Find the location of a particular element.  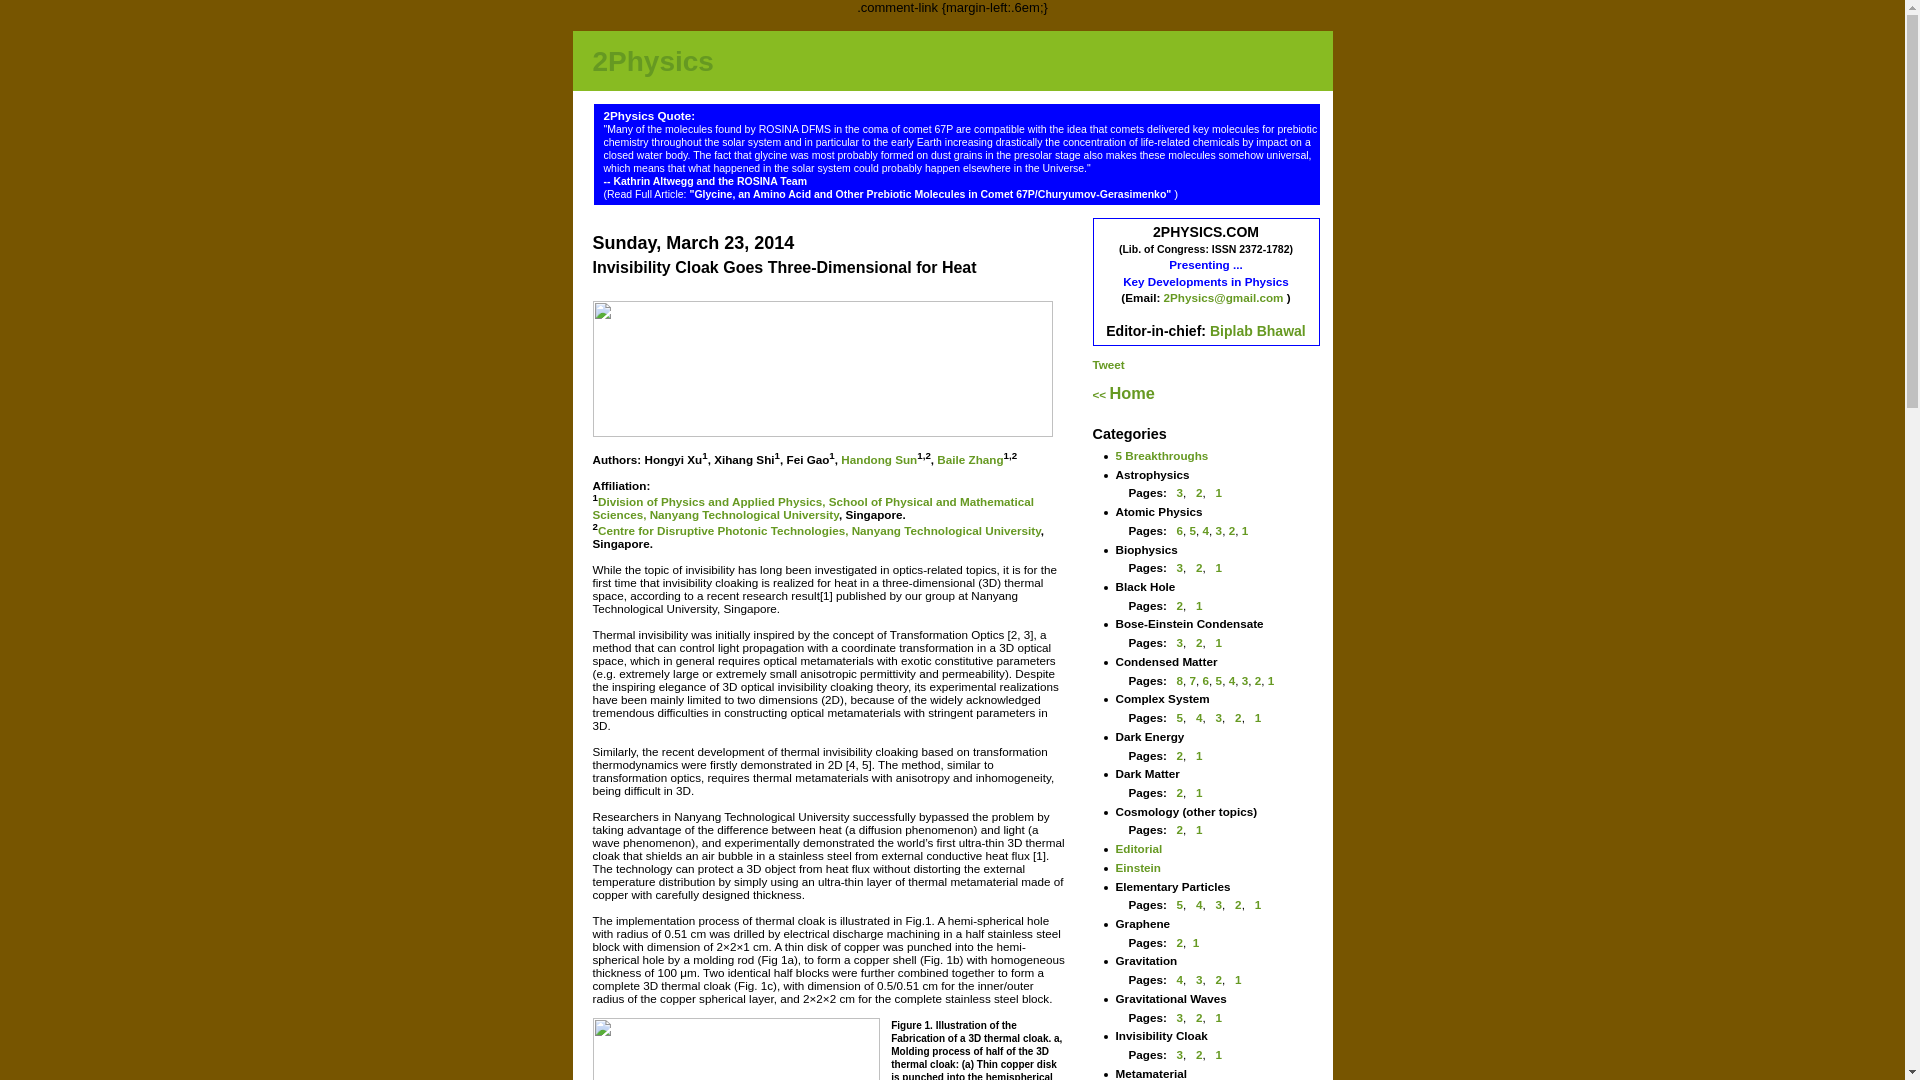

'3' is located at coordinates (1180, 1017).